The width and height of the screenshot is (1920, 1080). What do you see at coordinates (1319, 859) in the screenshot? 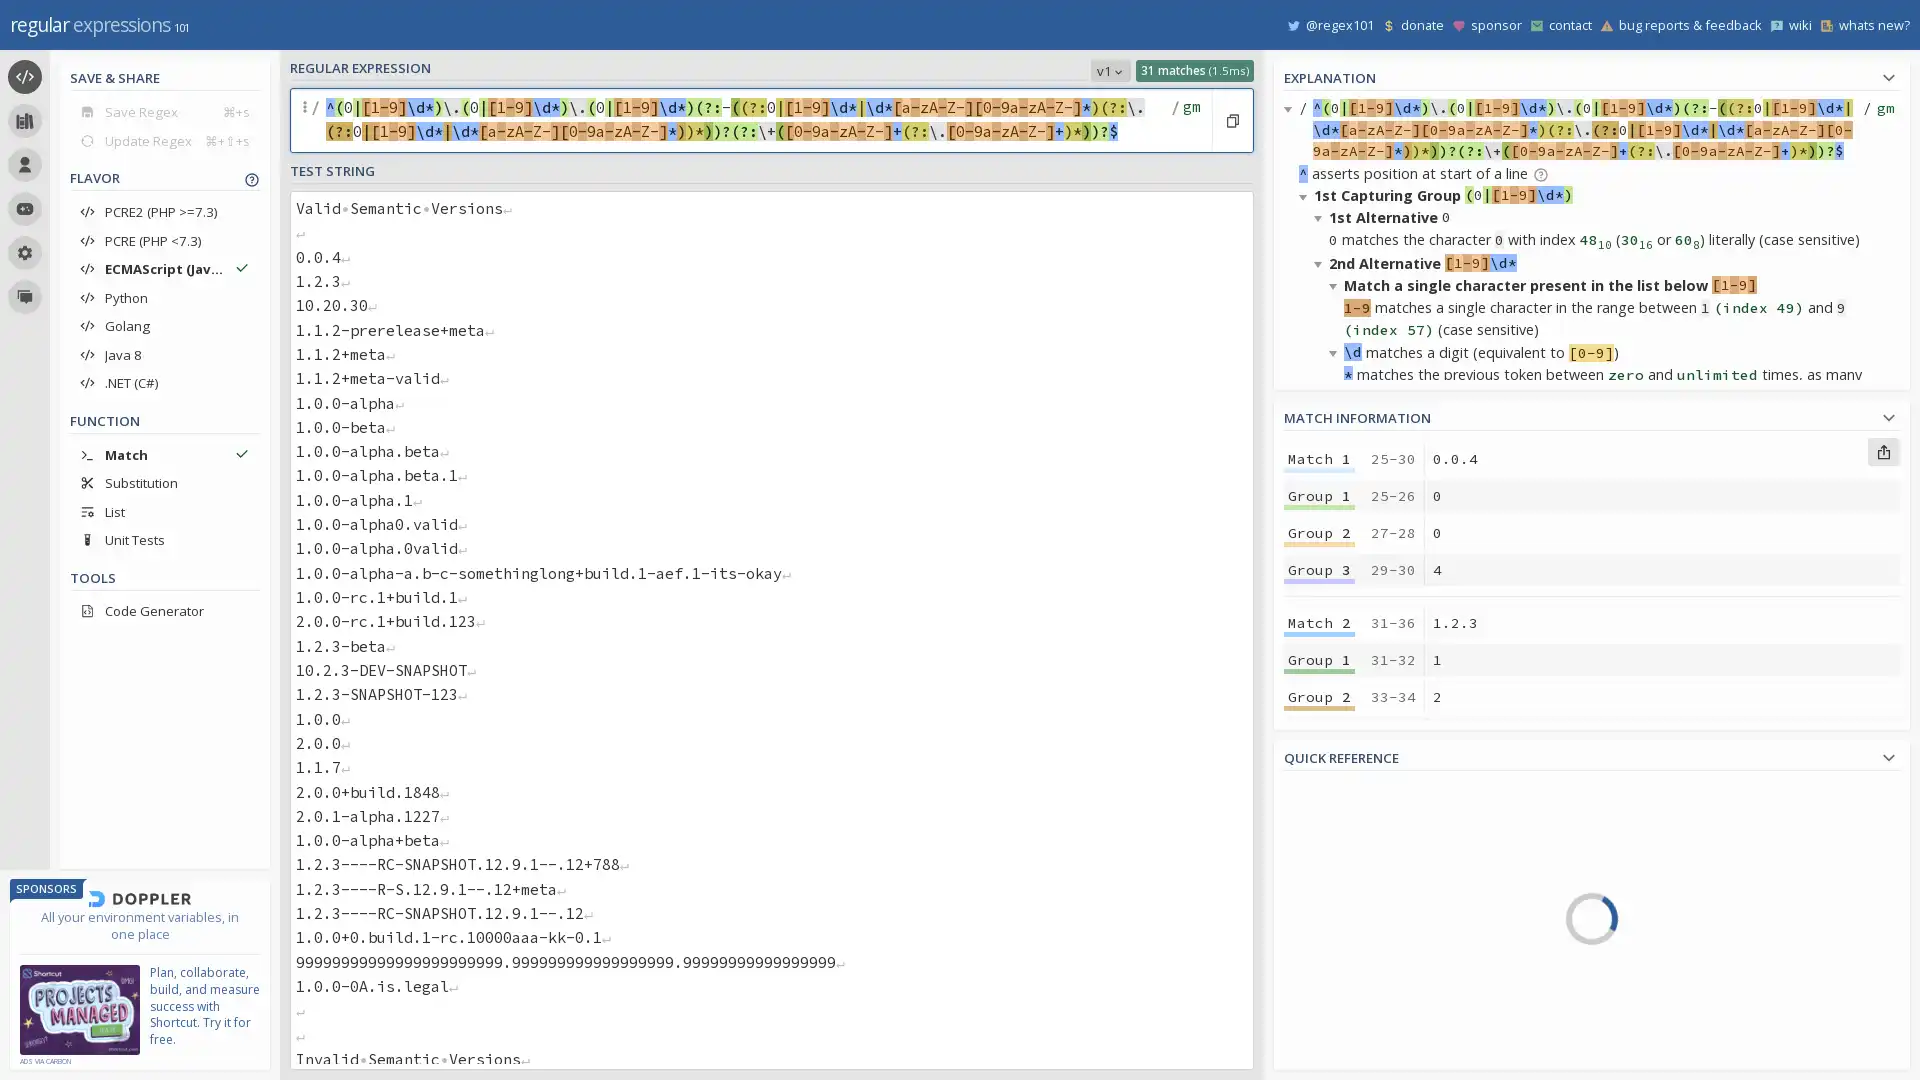
I see `Group 2` at bounding box center [1319, 859].